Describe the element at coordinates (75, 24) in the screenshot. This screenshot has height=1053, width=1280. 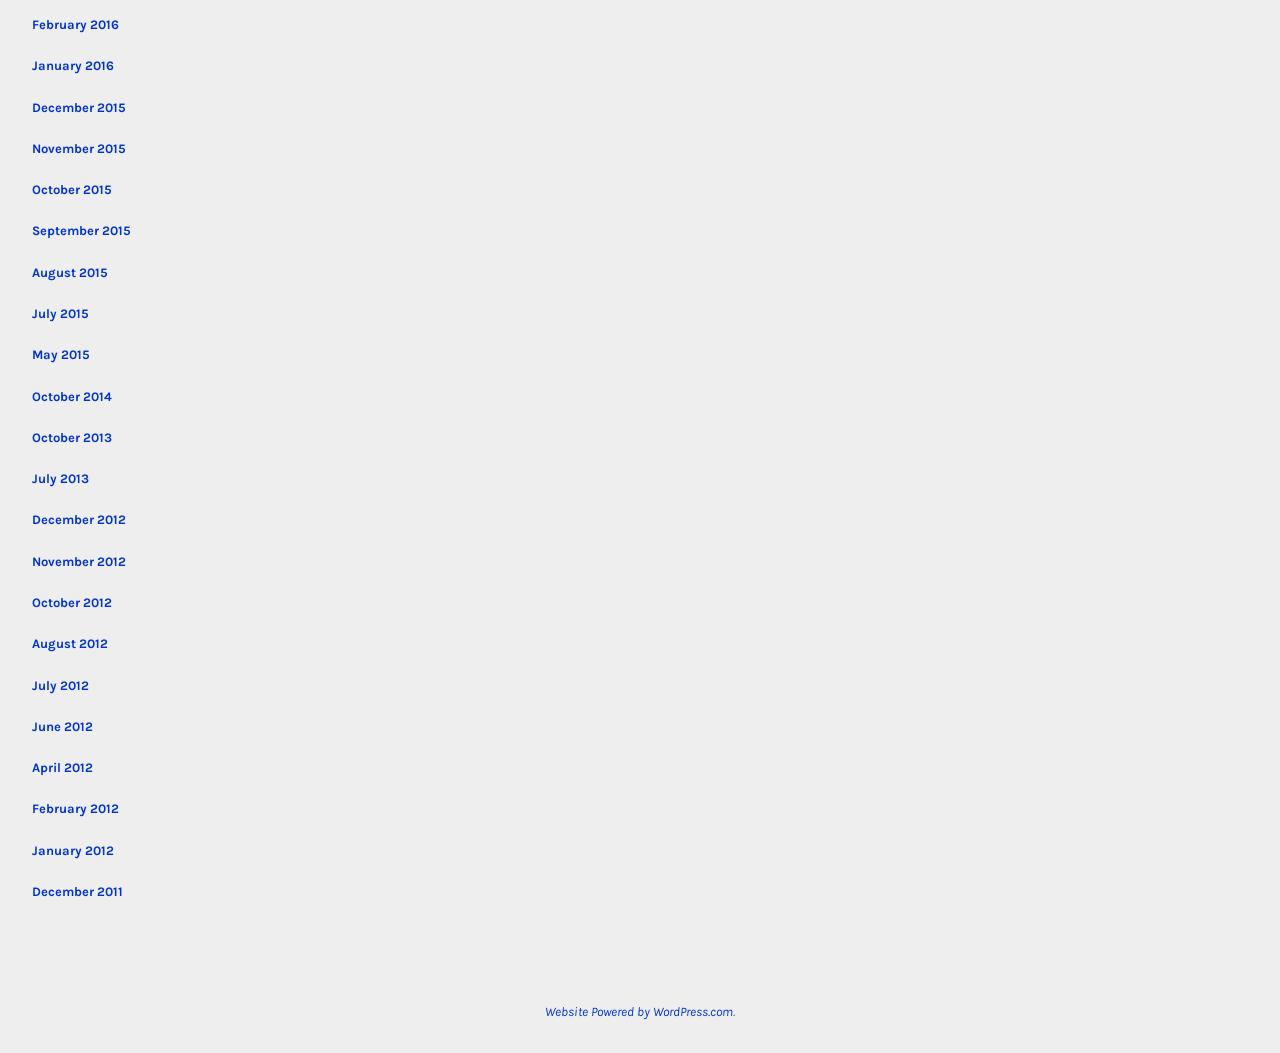
I see `'February 2016'` at that location.